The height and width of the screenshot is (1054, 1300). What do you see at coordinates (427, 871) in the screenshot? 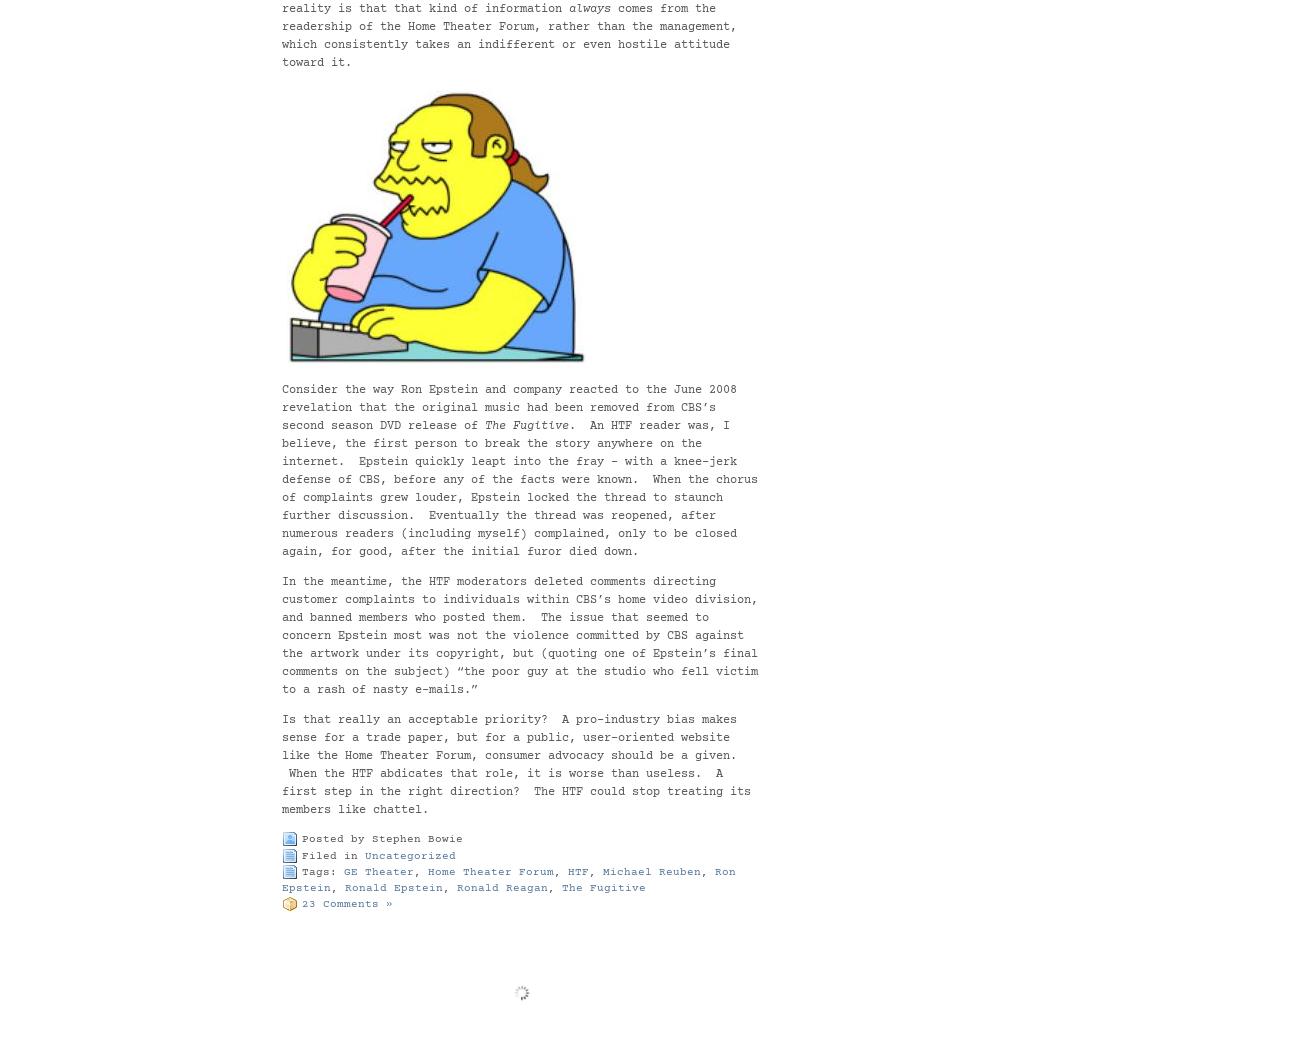
I see `'Home Theater Forum'` at bounding box center [427, 871].